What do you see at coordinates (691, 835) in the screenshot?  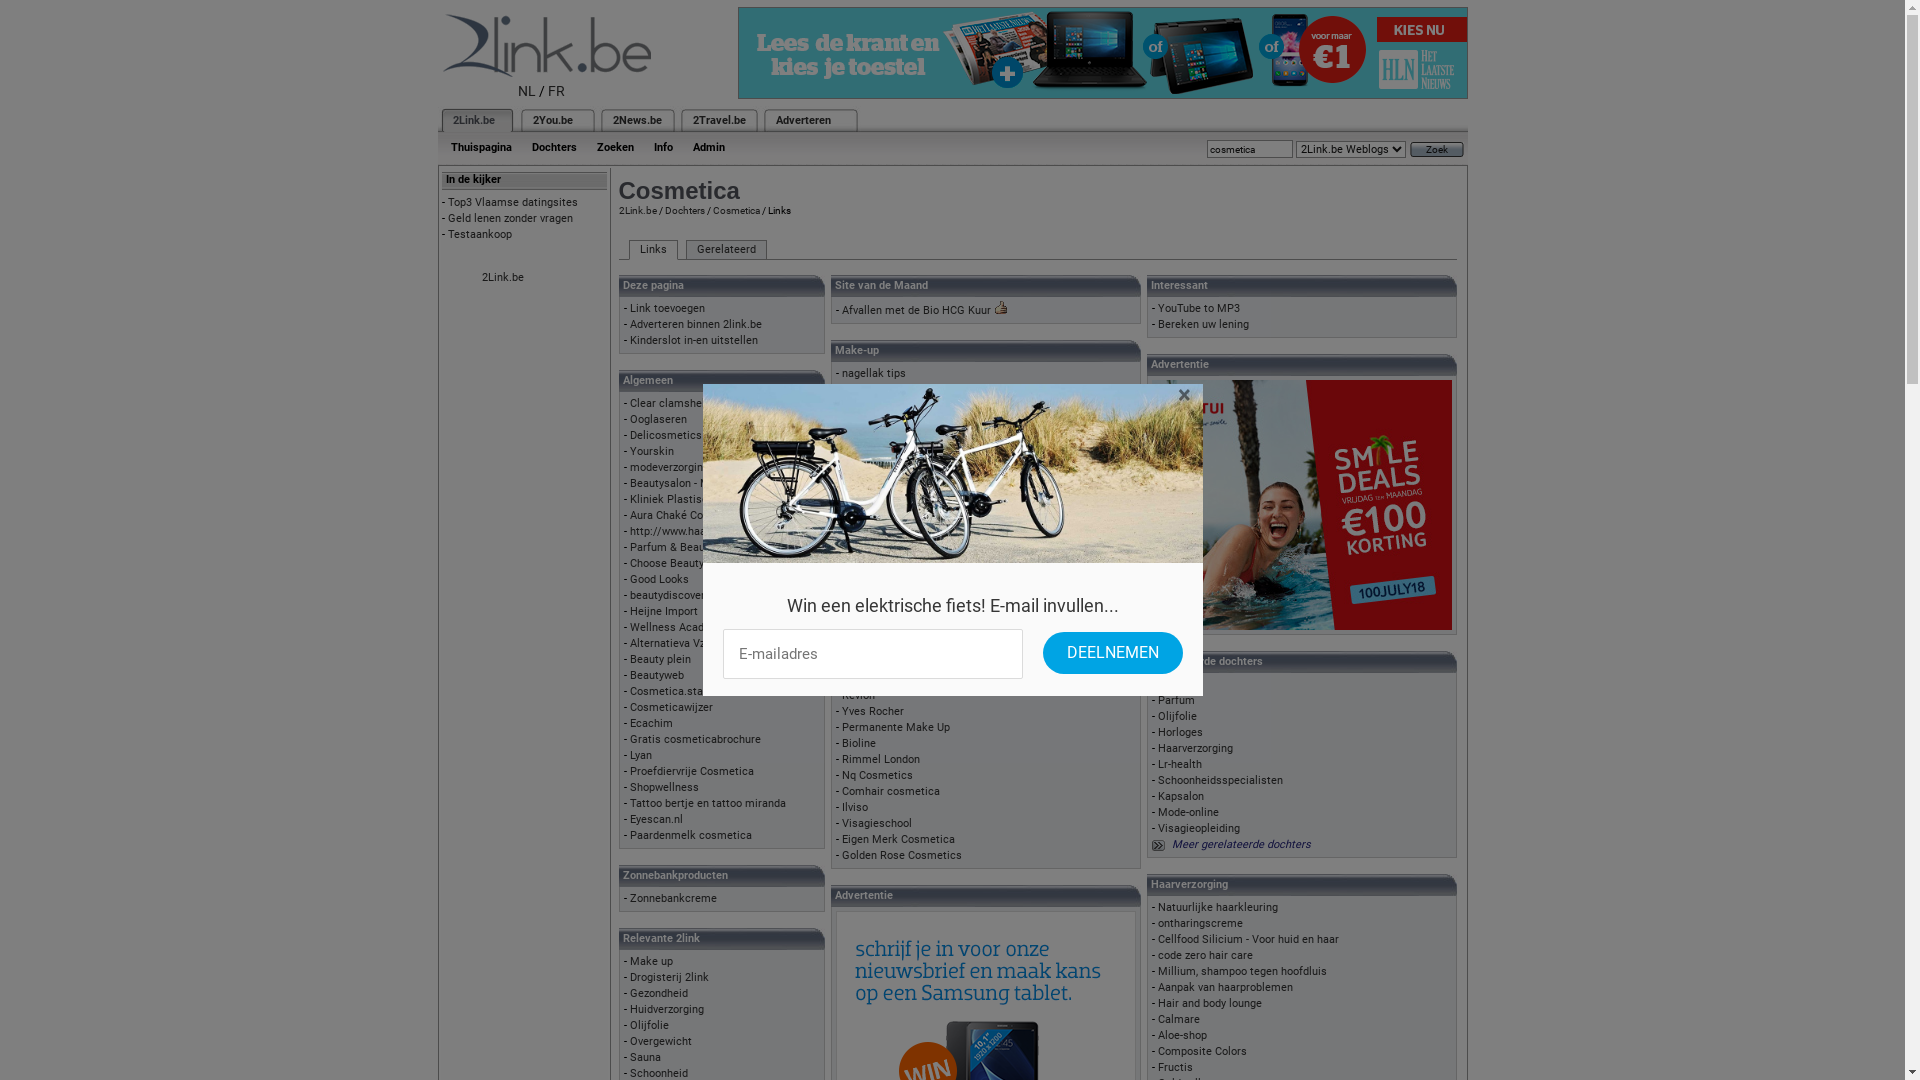 I see `'Paardenmelk cosmetica'` at bounding box center [691, 835].